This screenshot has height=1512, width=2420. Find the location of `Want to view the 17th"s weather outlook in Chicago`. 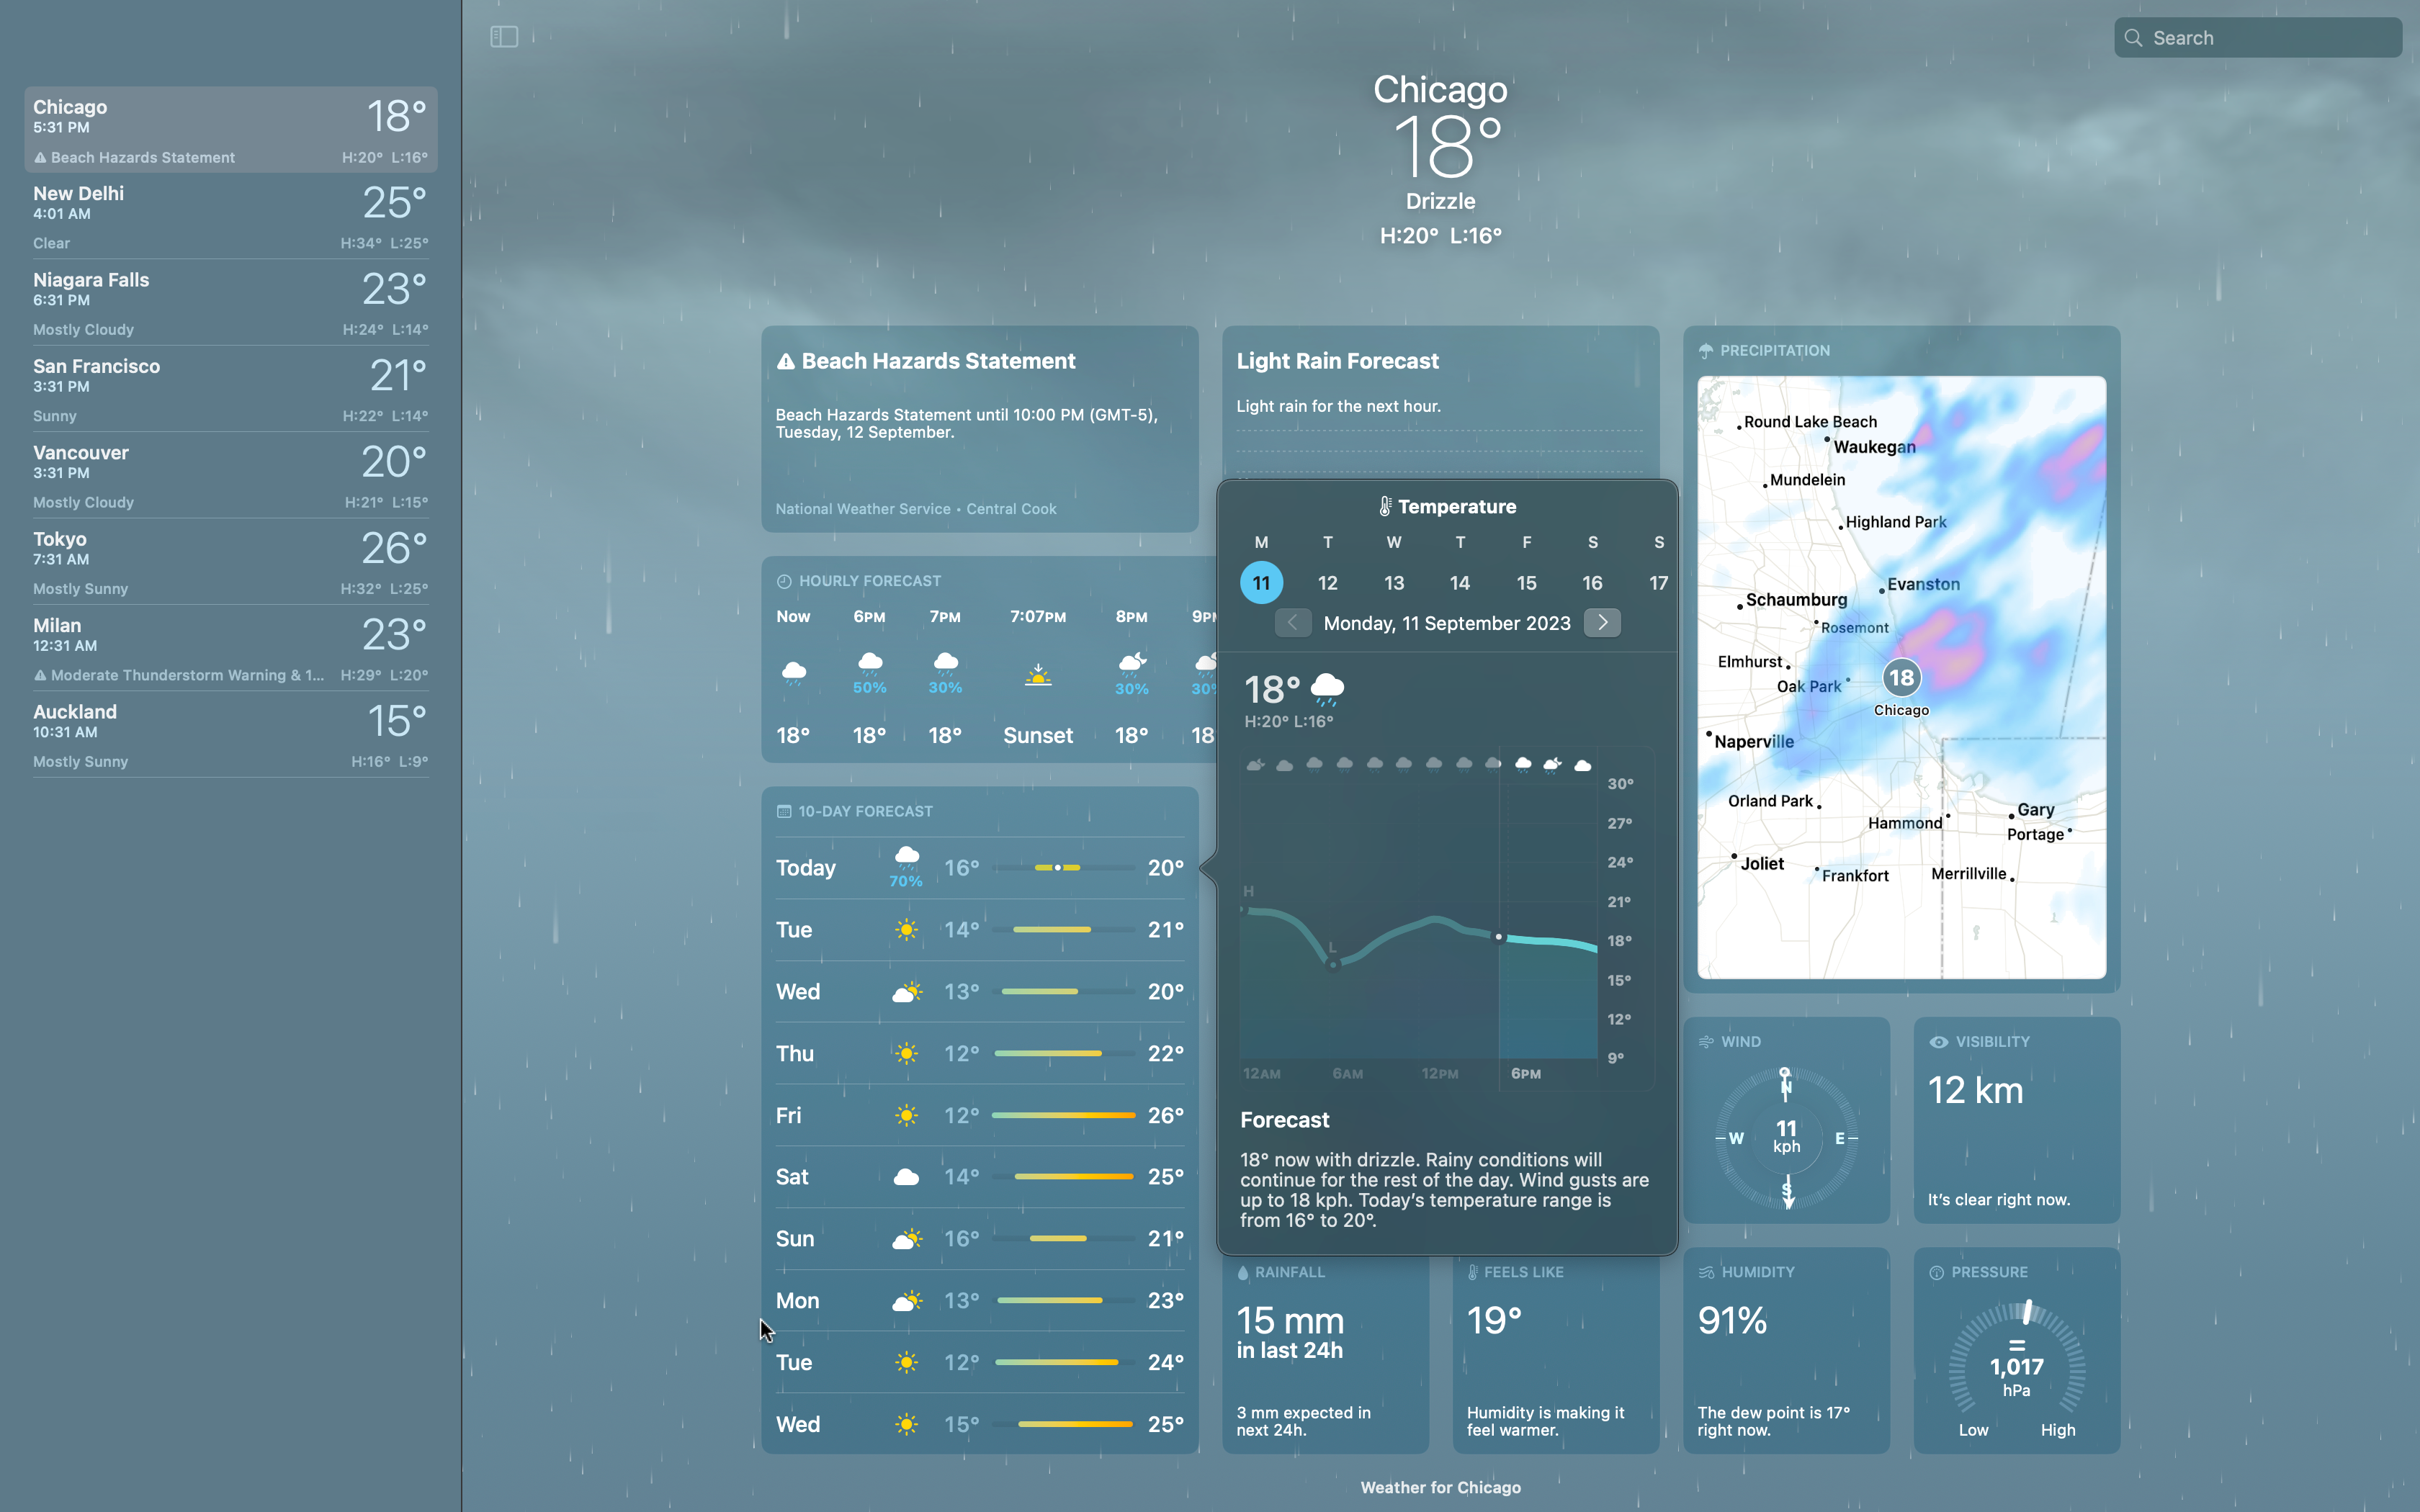

Want to view the 17th"s weather outlook in Chicago is located at coordinates (1653, 581).